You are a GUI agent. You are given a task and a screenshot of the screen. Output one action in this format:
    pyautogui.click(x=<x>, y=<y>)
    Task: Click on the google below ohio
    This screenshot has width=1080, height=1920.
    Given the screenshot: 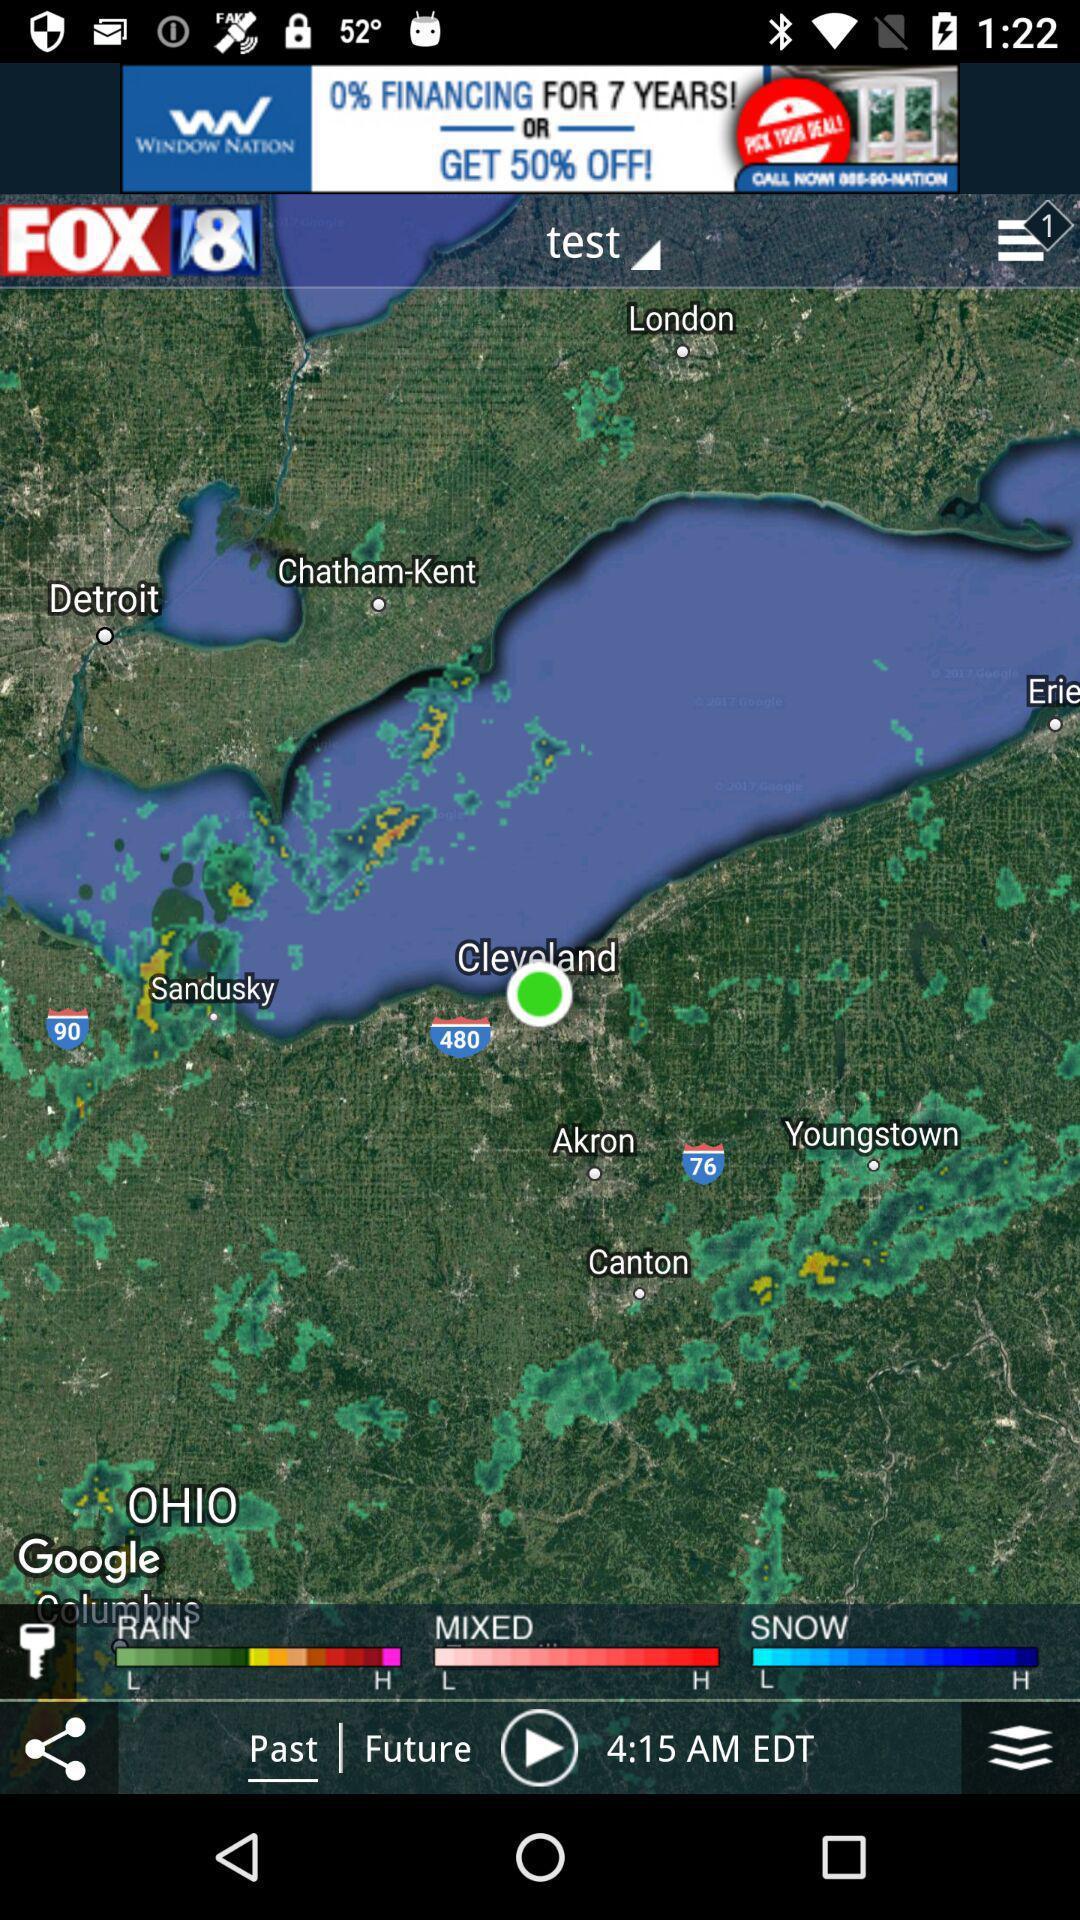 What is the action you would take?
    pyautogui.click(x=92, y=1560)
    